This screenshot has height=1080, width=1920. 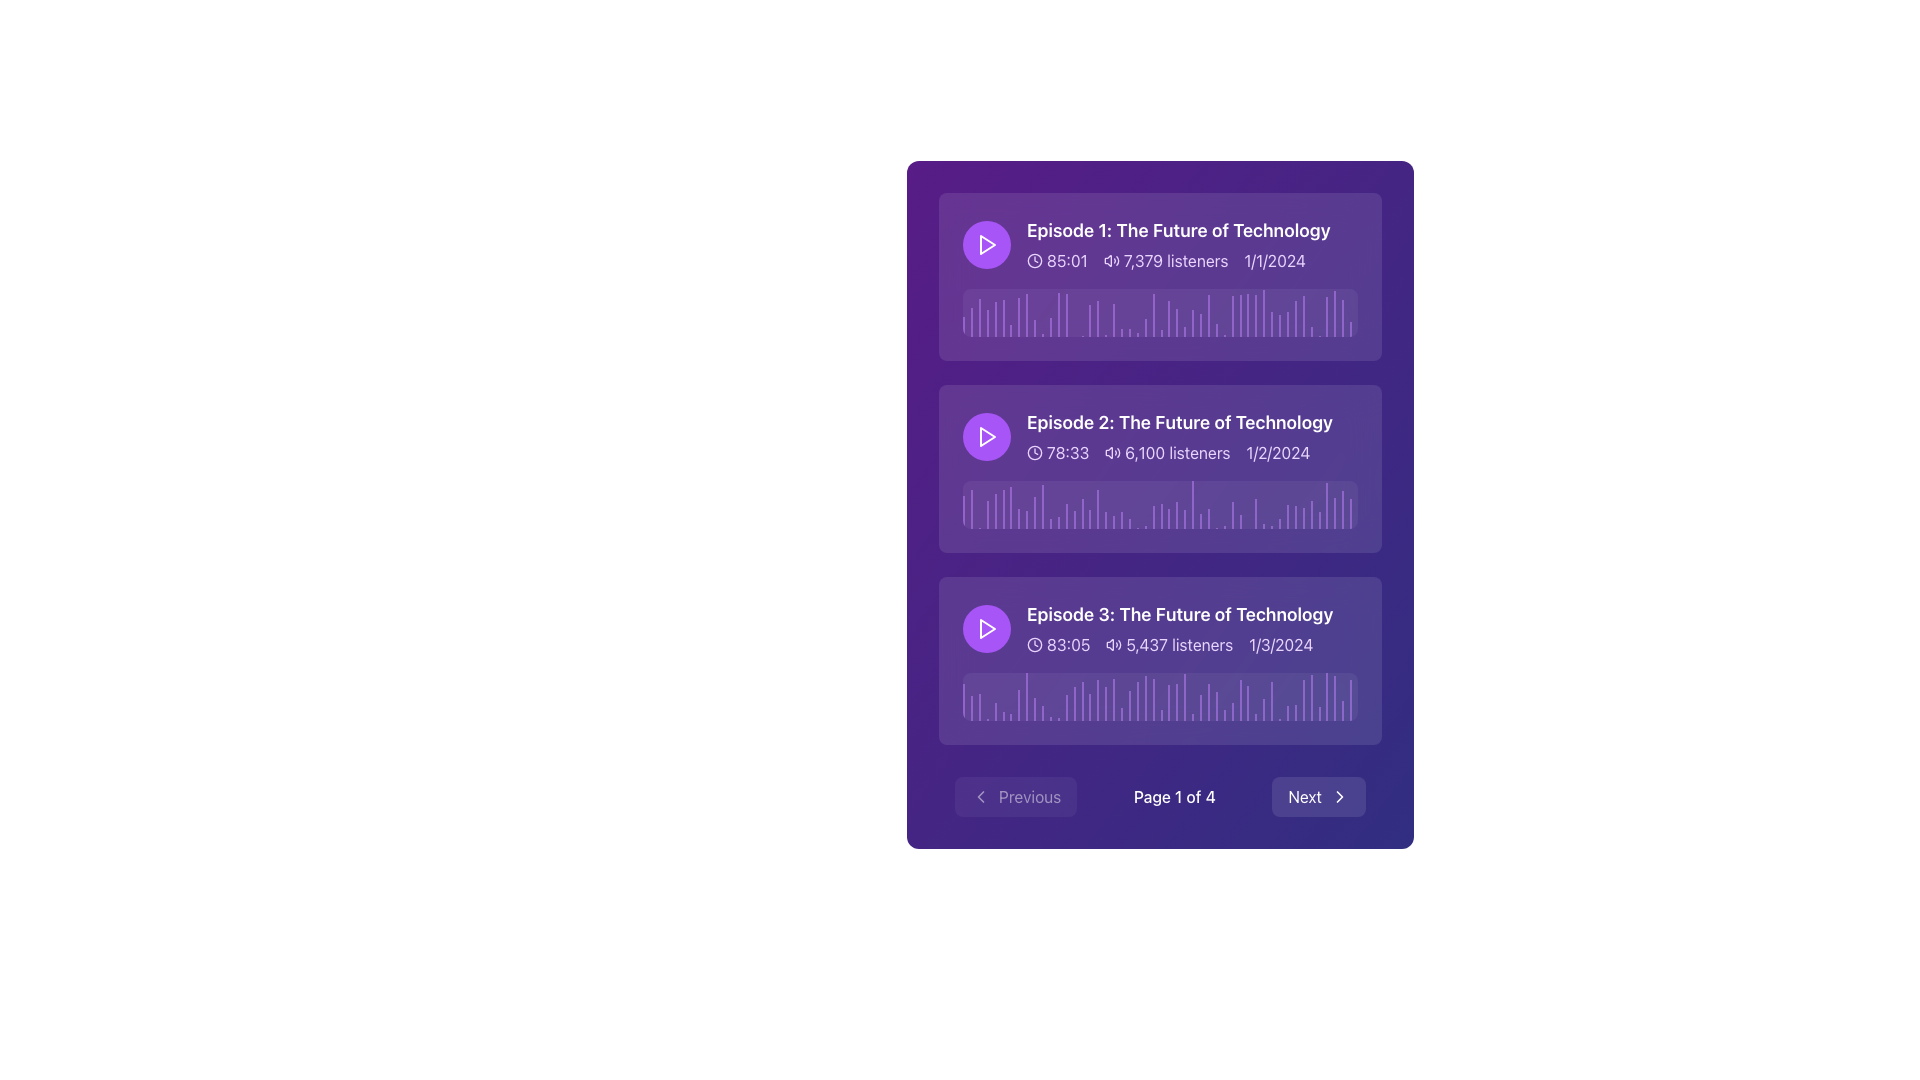 What do you see at coordinates (1231, 315) in the screenshot?
I see `the Progress Indicator that serves as a position marker within the waveform, distinctly longer than neighboring lines, located below 'Episode 1: The Future of Technology'` at bounding box center [1231, 315].